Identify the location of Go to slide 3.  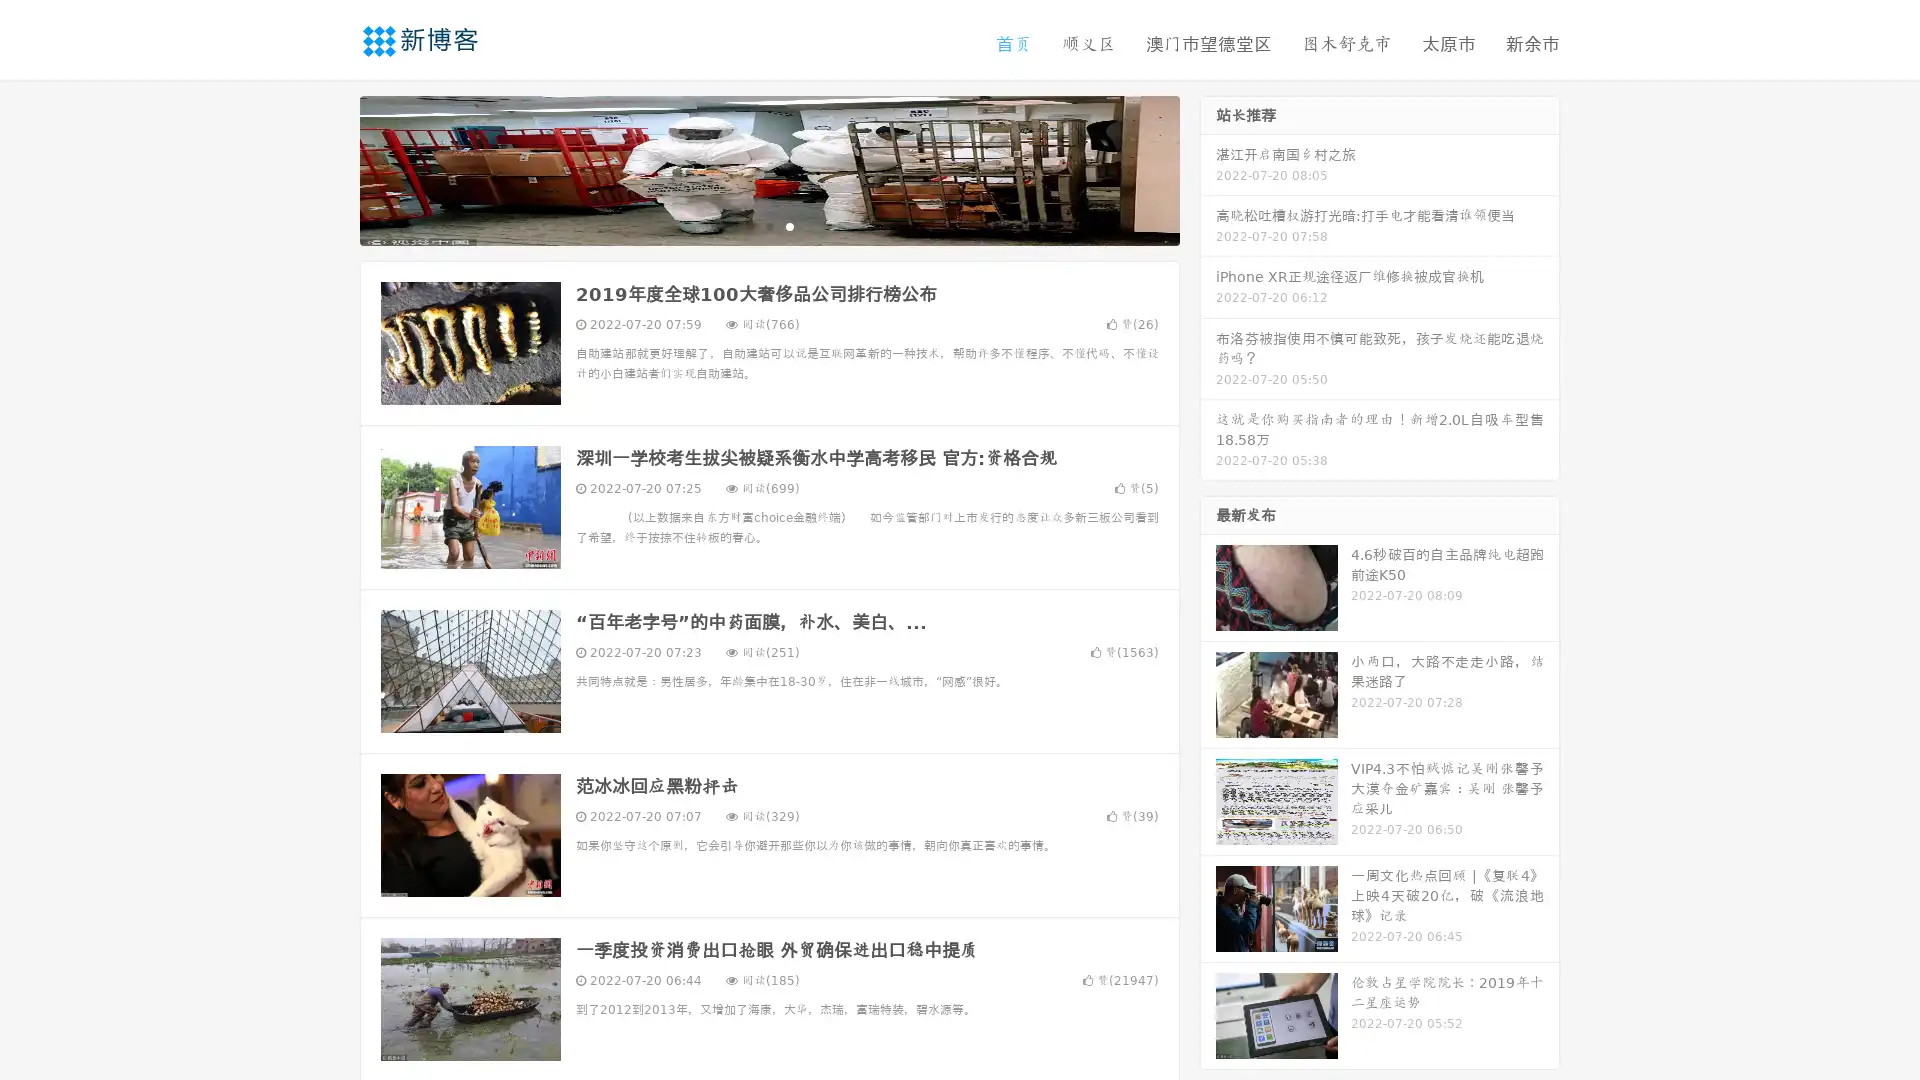
(789, 225).